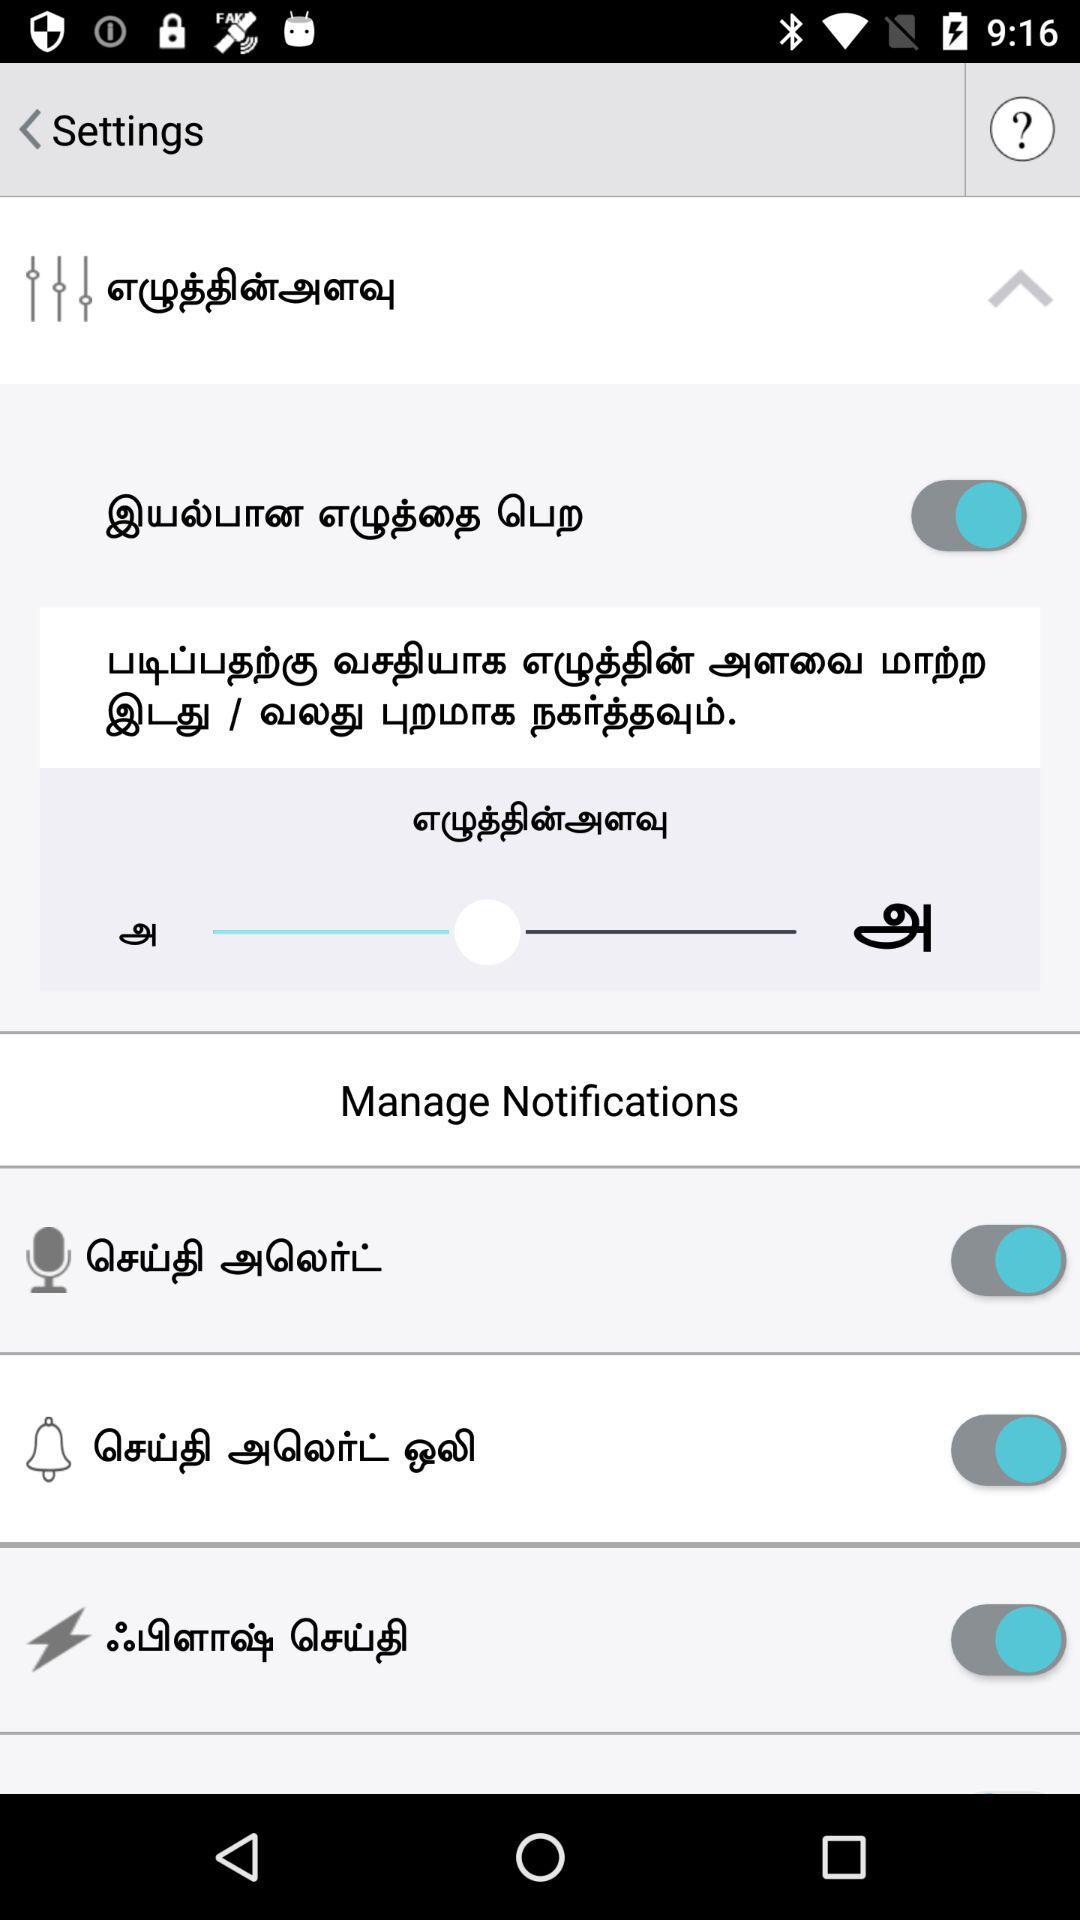  What do you see at coordinates (1022, 128) in the screenshot?
I see `help link` at bounding box center [1022, 128].